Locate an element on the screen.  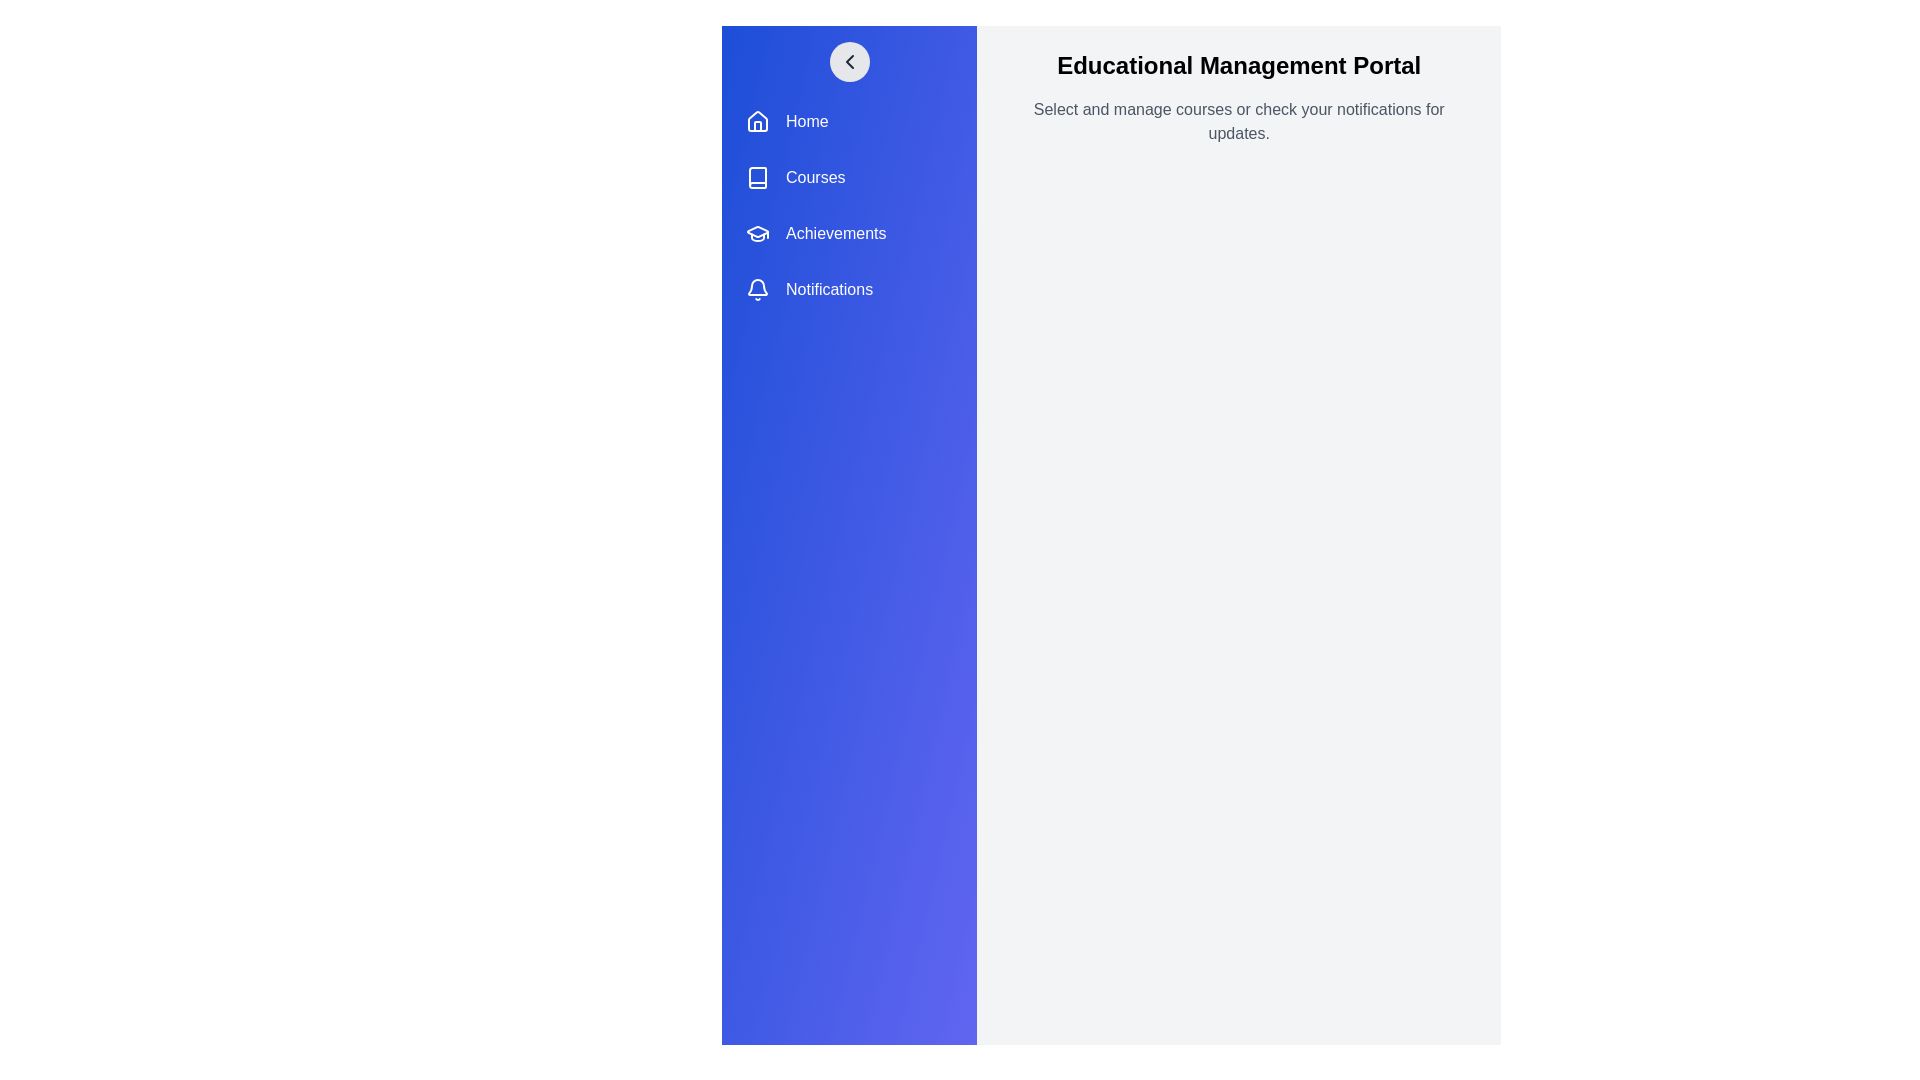
the menu item labeled Home to observe its hover effect is located at coordinates (849, 122).